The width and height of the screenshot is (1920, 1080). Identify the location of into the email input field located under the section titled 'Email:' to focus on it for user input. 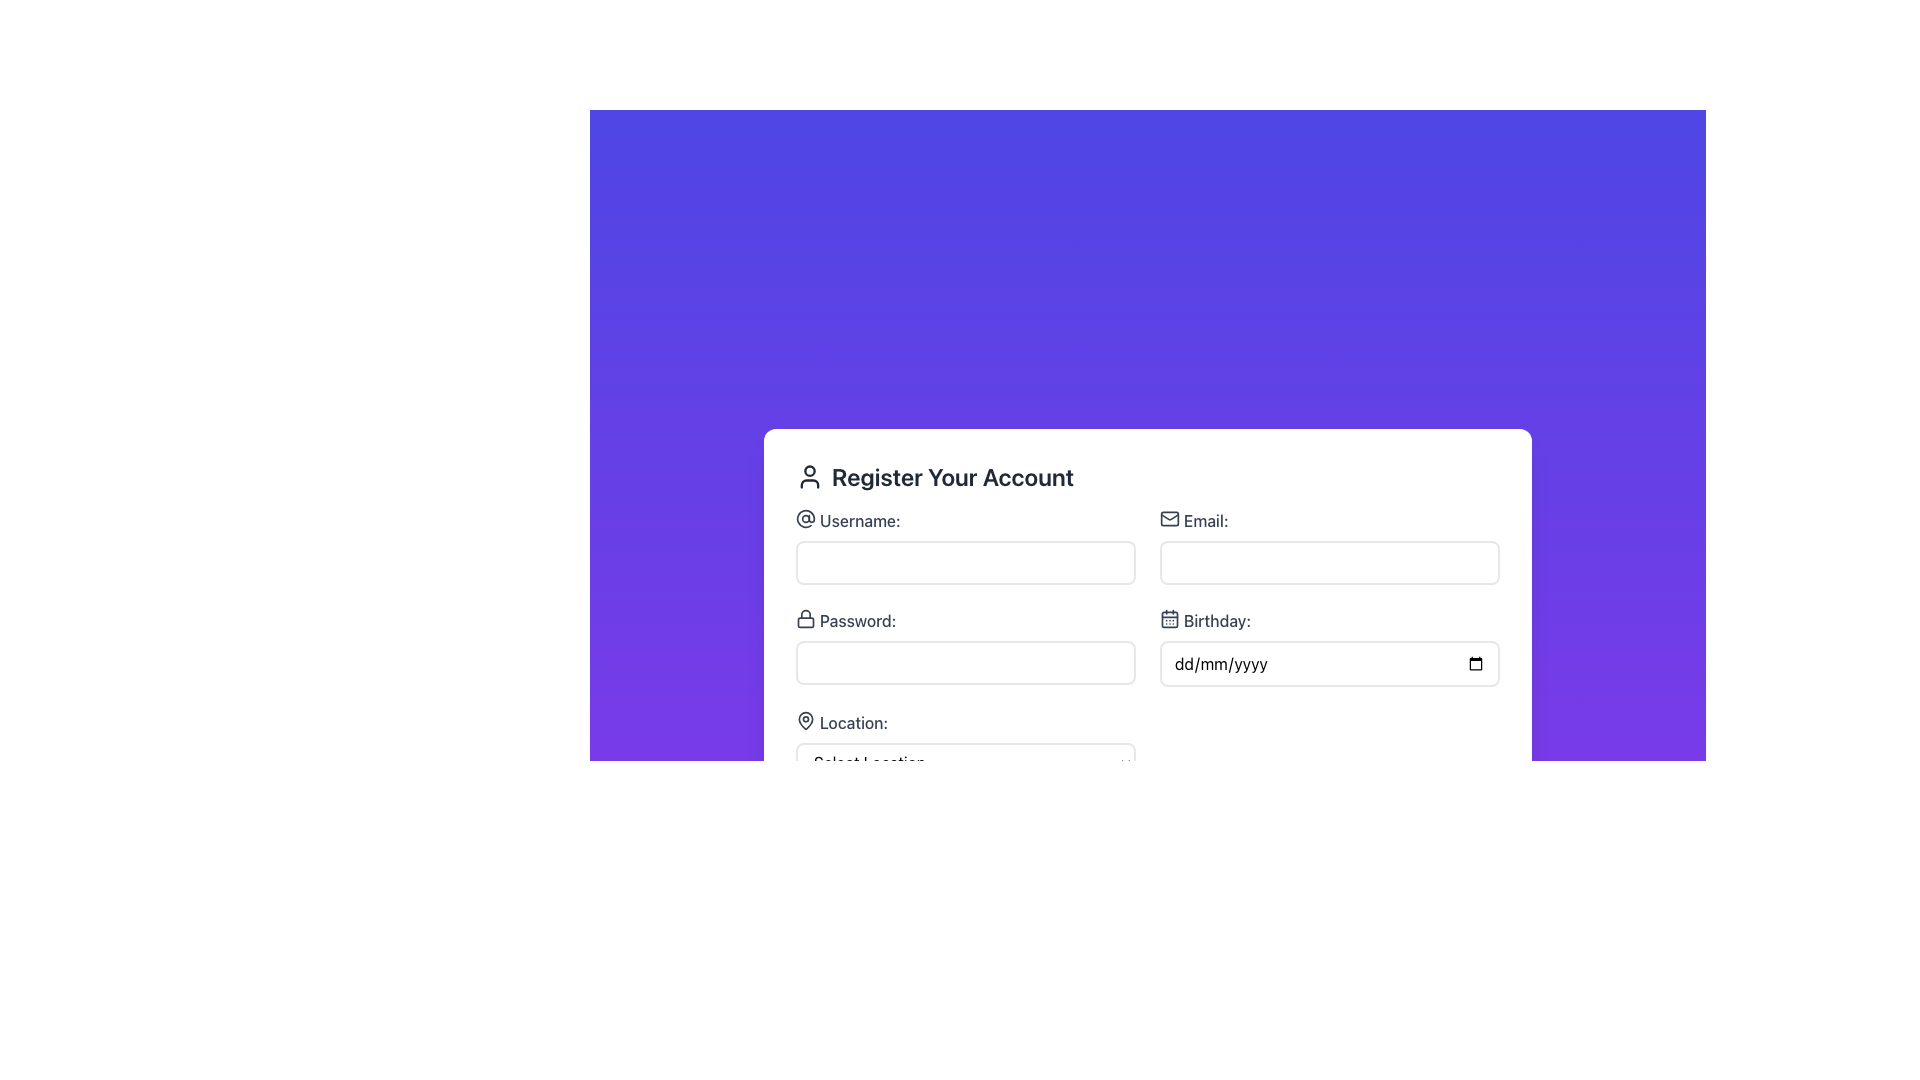
(1329, 547).